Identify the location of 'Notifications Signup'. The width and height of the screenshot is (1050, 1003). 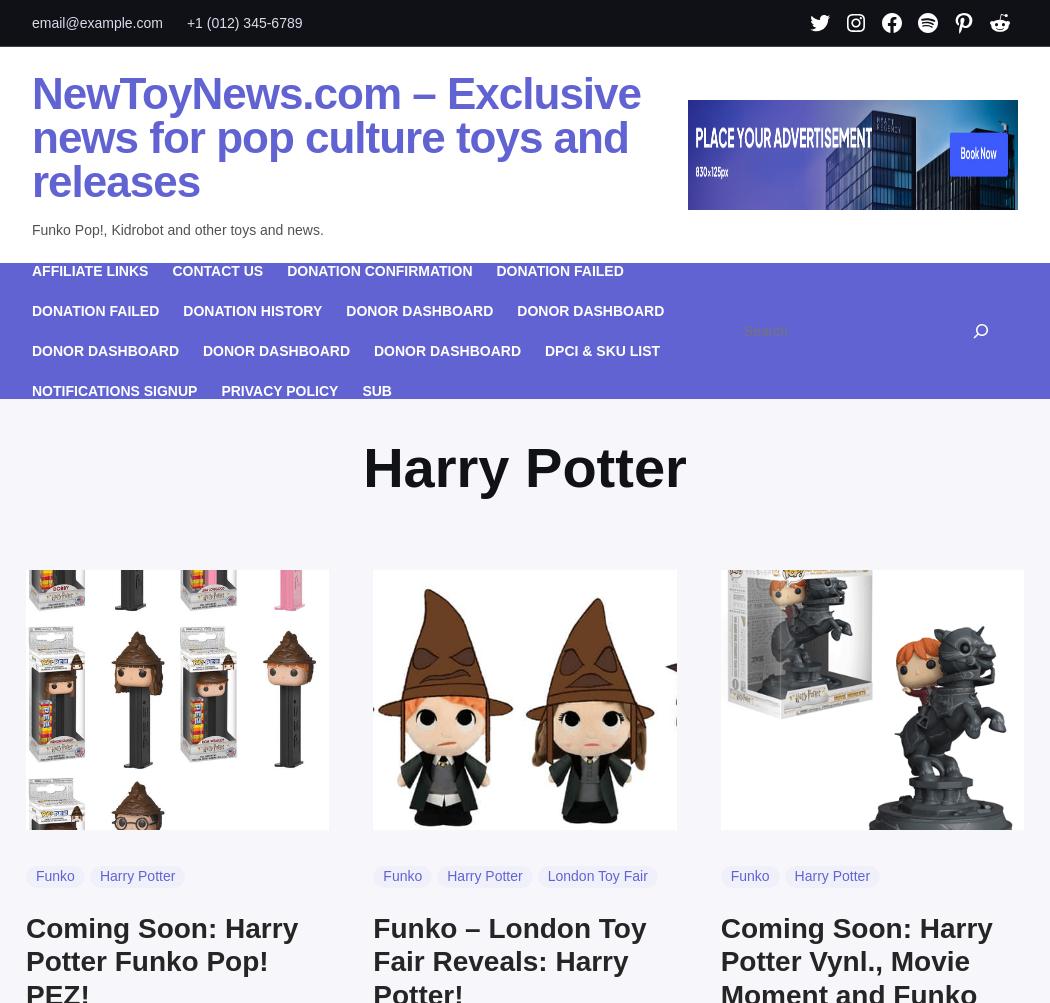
(113, 388).